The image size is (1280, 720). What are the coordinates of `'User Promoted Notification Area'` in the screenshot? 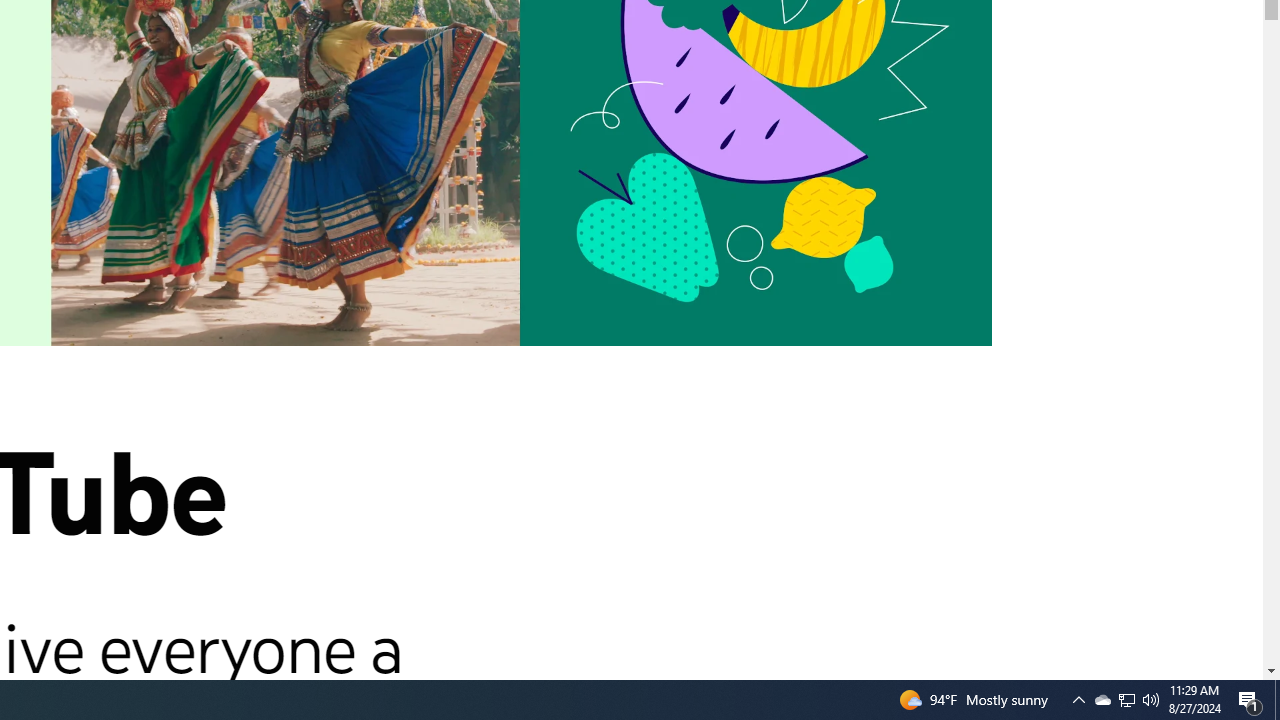 It's located at (1078, 698).